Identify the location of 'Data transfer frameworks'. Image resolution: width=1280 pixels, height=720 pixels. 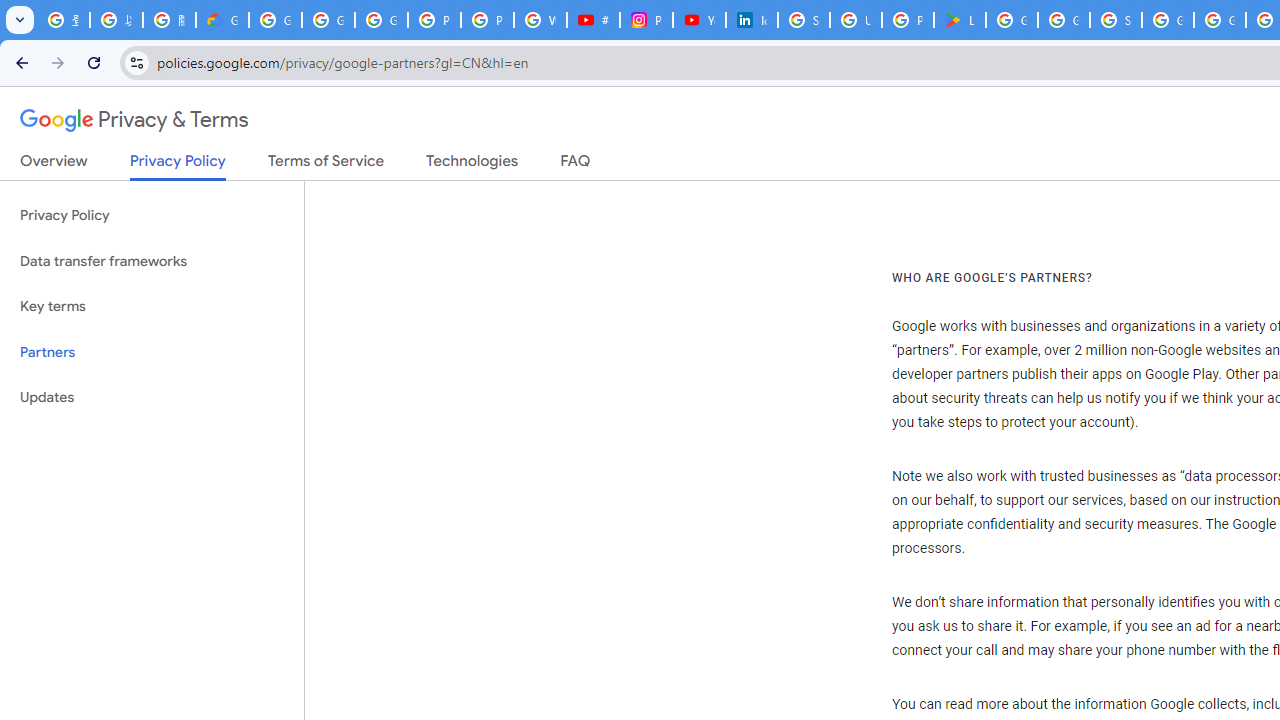
(151, 260).